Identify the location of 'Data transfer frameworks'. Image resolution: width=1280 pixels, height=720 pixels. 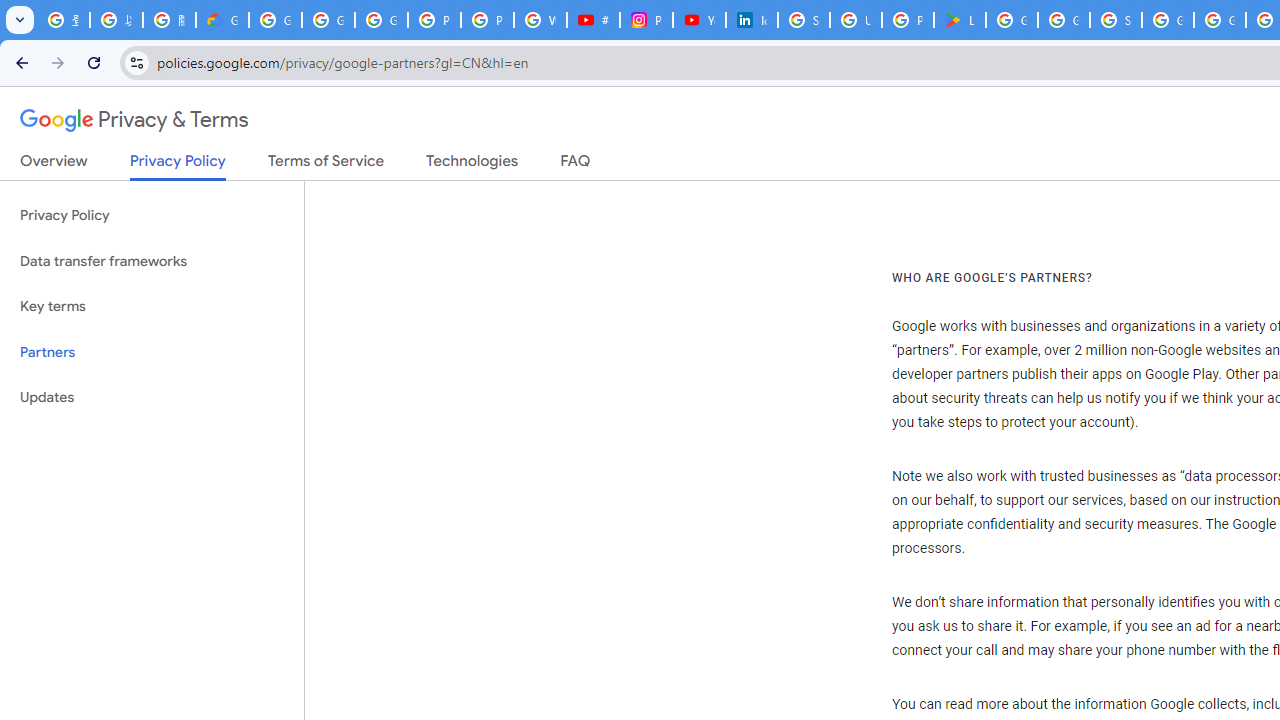
(151, 260).